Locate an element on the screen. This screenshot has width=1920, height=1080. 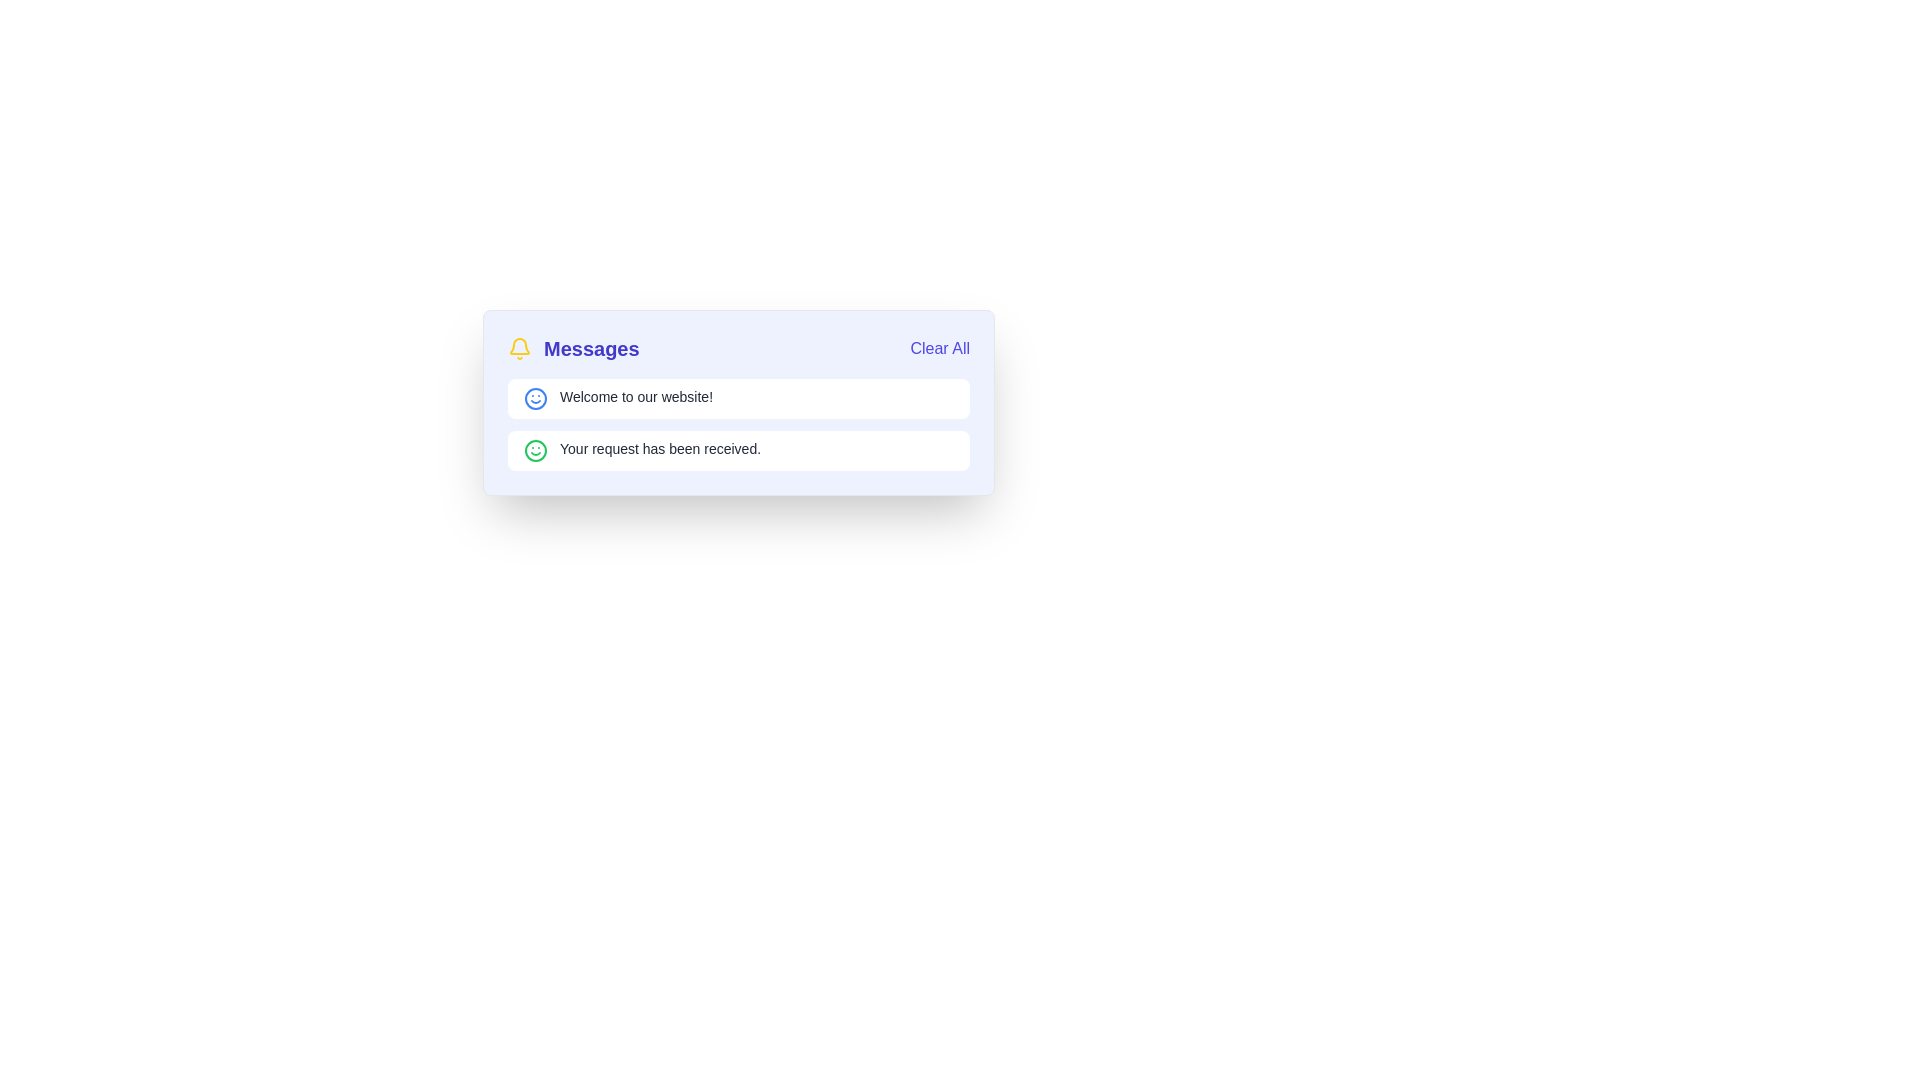
the bell notification icon located at the far left side of the header section next to the 'Messages' title is located at coordinates (519, 347).